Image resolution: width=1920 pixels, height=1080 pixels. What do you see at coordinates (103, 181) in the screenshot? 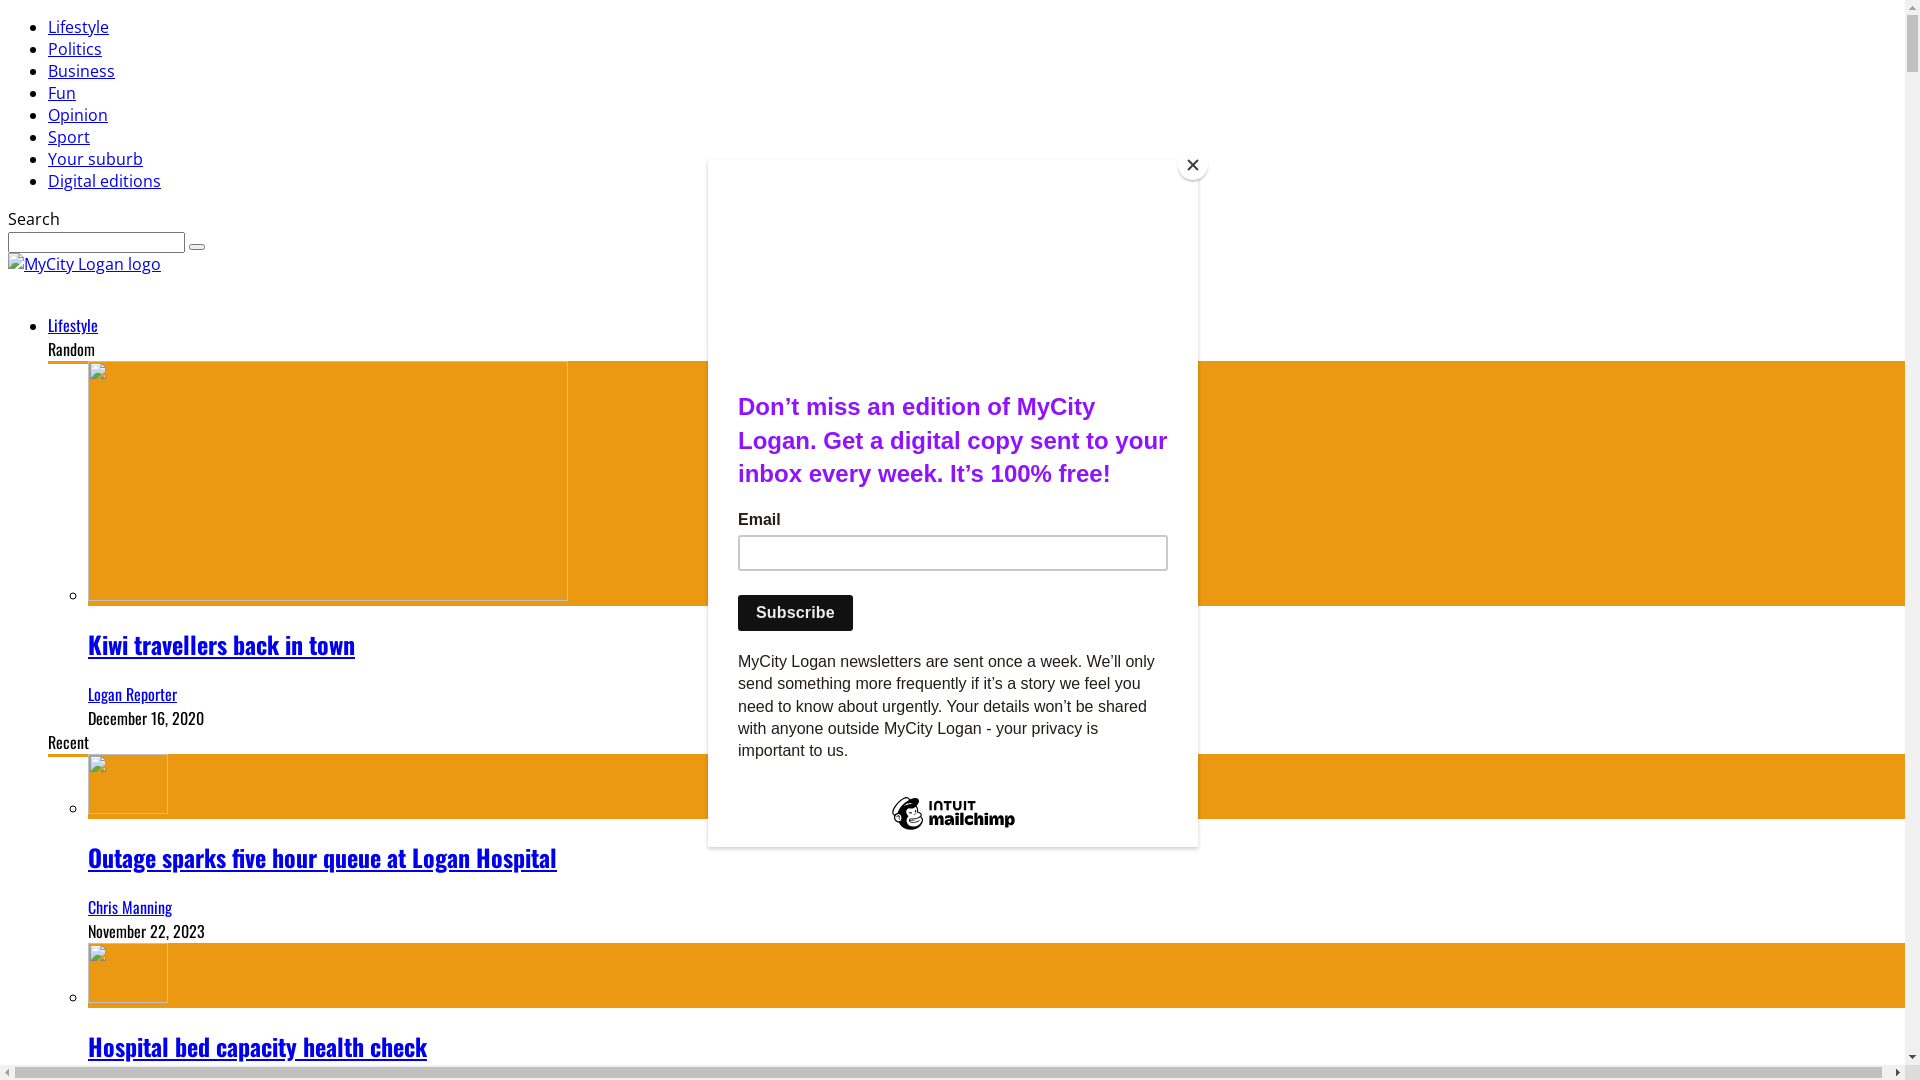
I see `'Digital editions'` at bounding box center [103, 181].